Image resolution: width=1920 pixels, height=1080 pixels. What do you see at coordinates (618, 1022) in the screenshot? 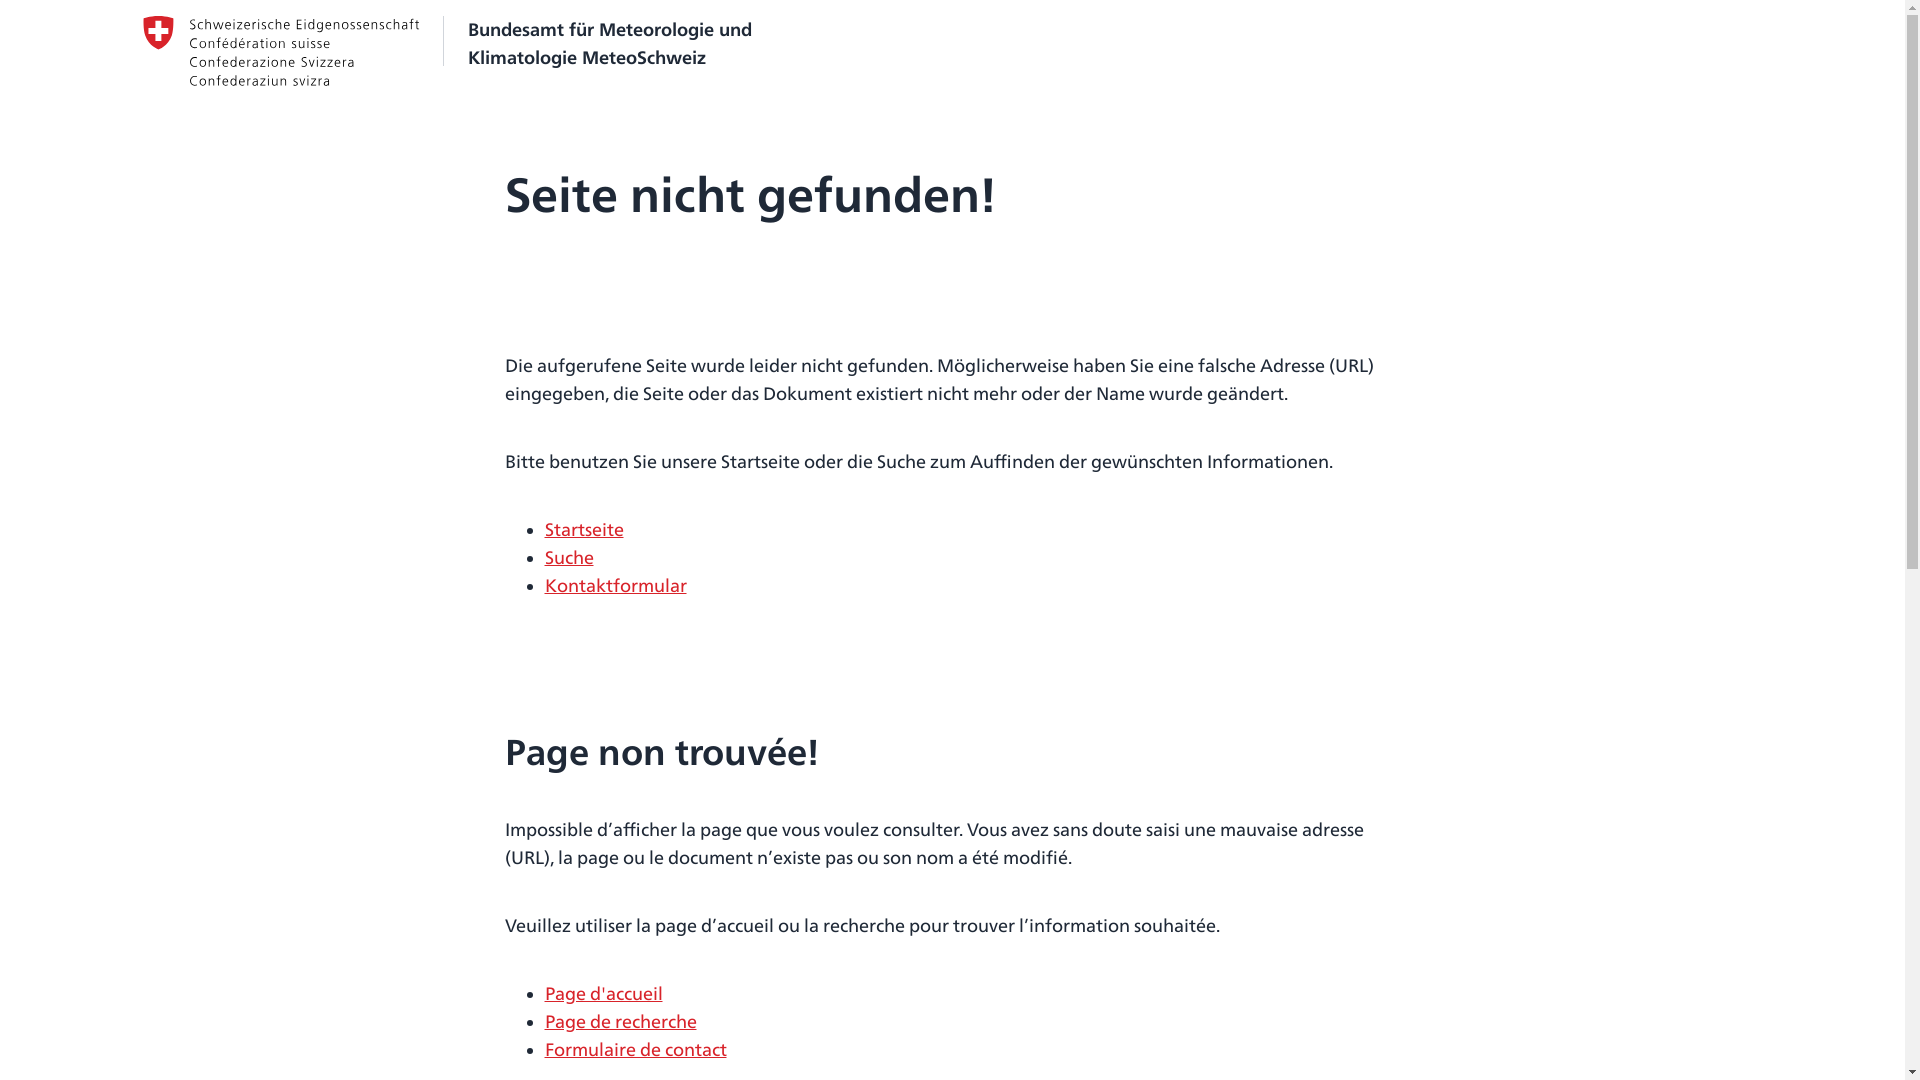
I see `'Page de recherche'` at bounding box center [618, 1022].